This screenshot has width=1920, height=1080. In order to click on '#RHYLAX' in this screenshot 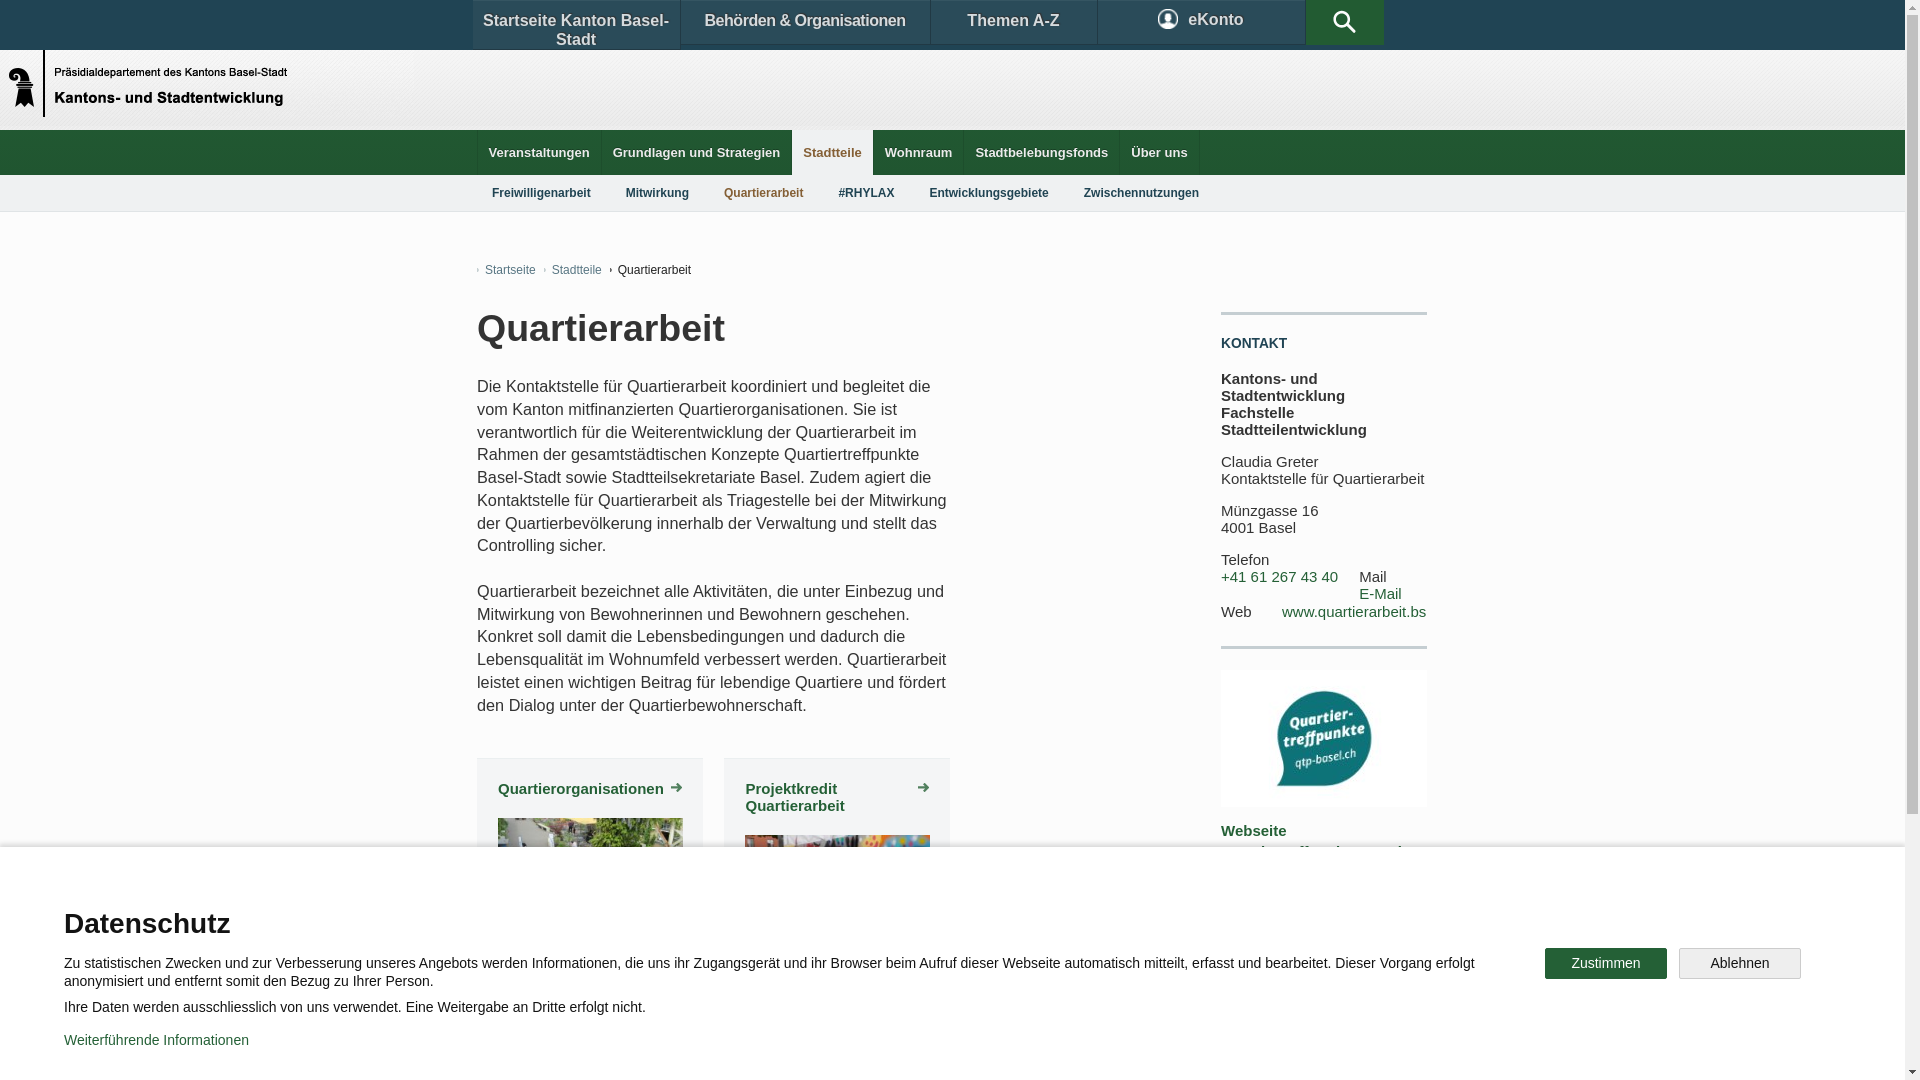, I will do `click(865, 192)`.